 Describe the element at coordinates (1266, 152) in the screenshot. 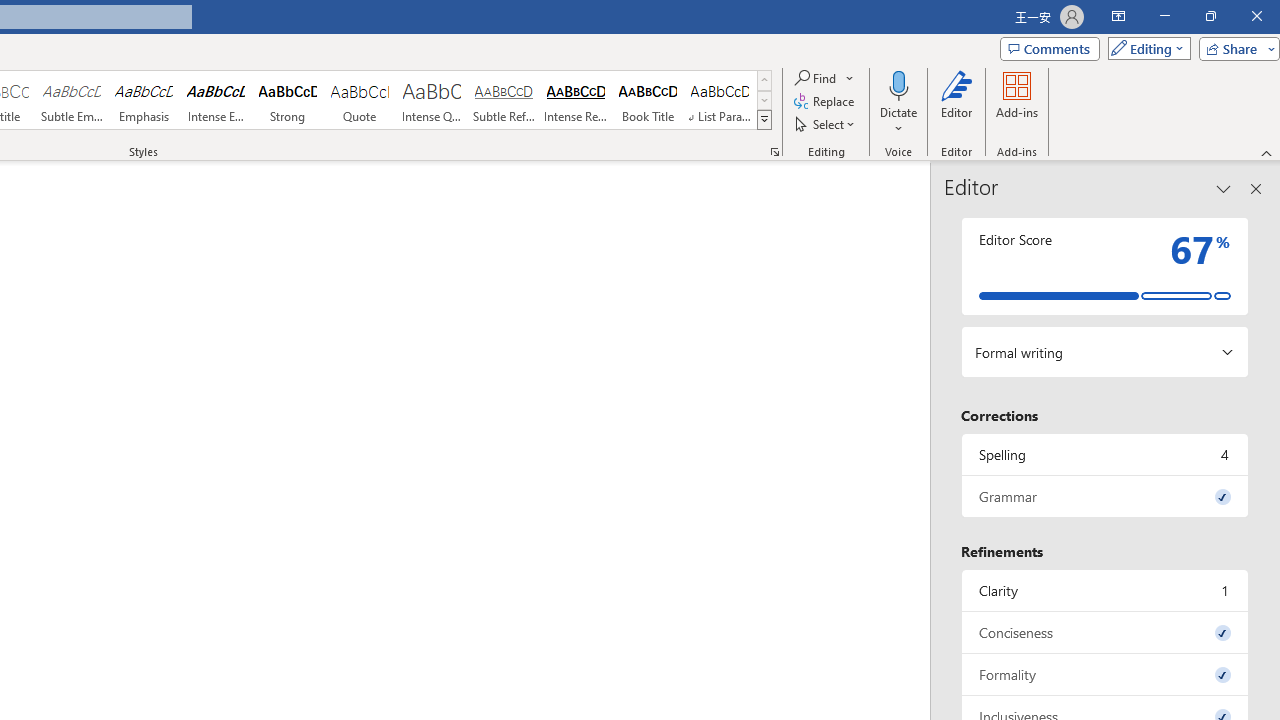

I see `'Collapse the Ribbon'` at that location.